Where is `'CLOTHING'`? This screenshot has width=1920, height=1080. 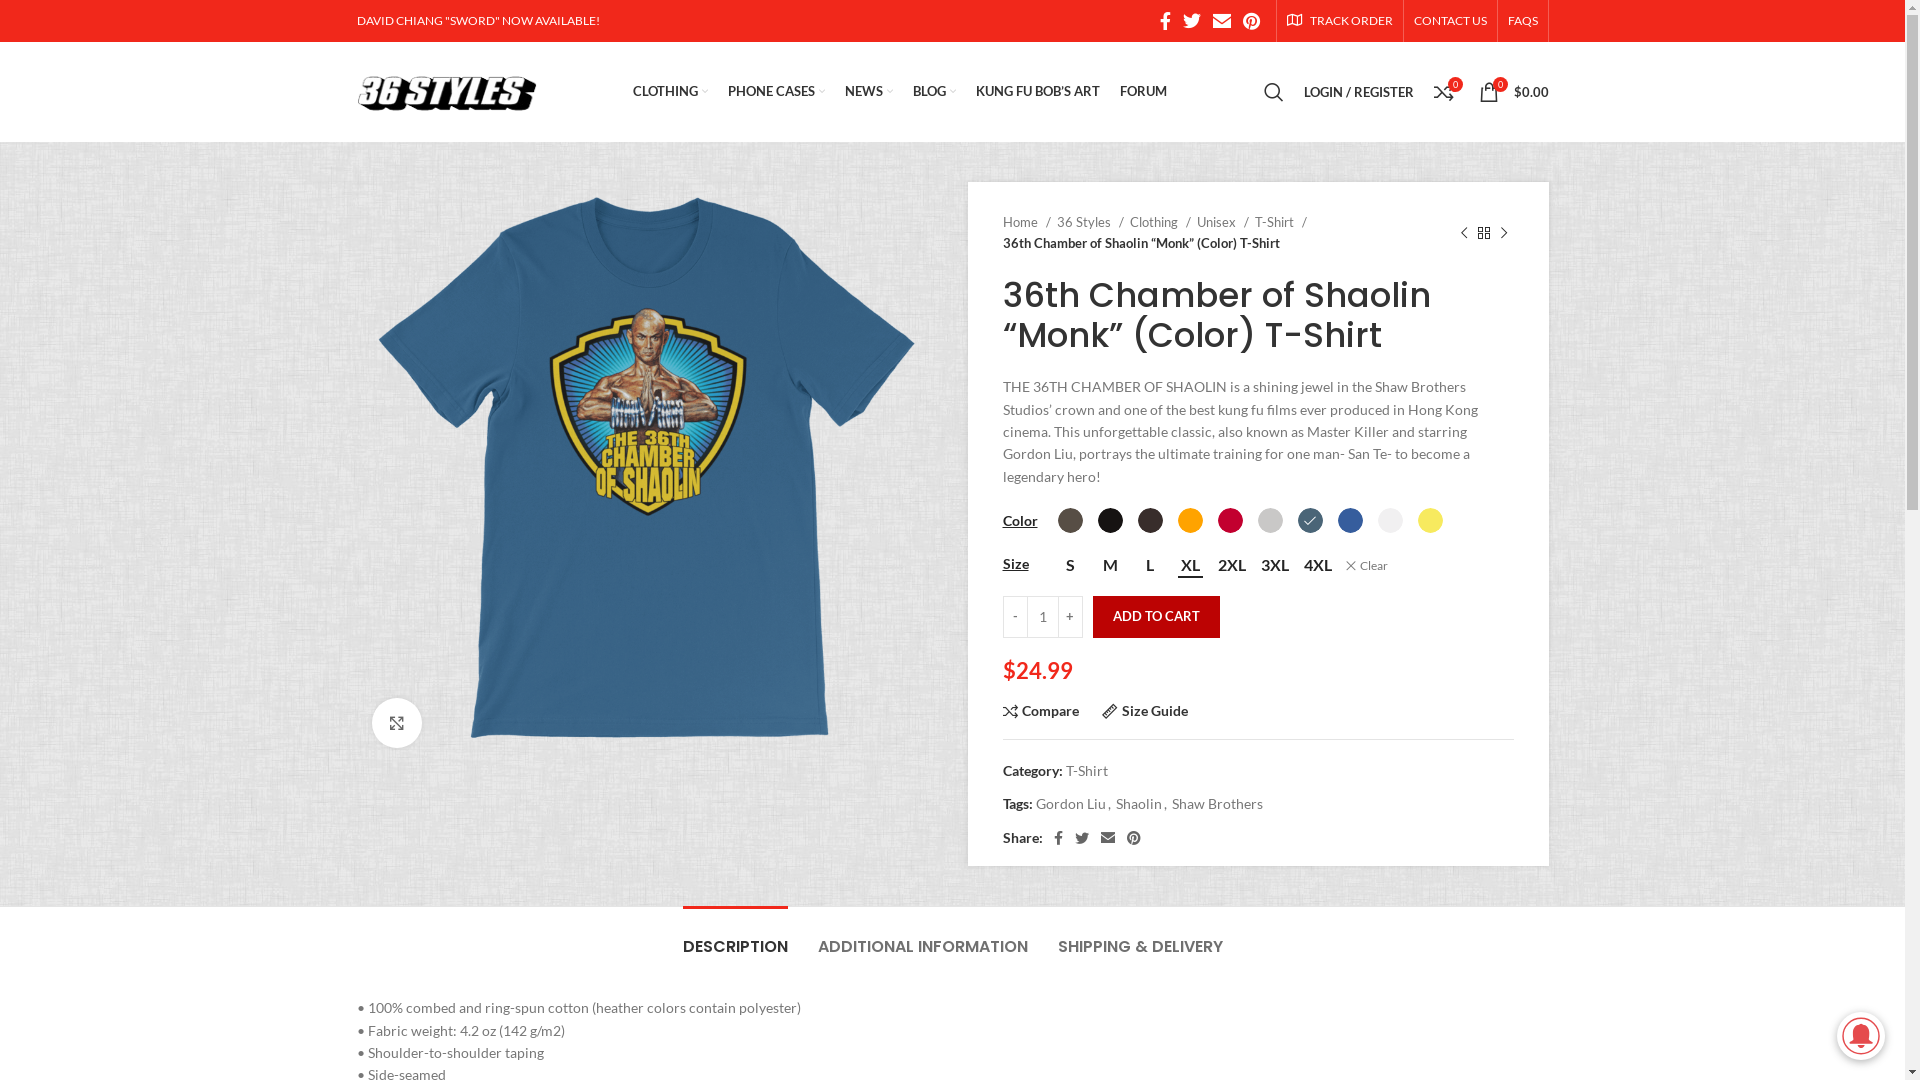 'CLOTHING' is located at coordinates (670, 92).